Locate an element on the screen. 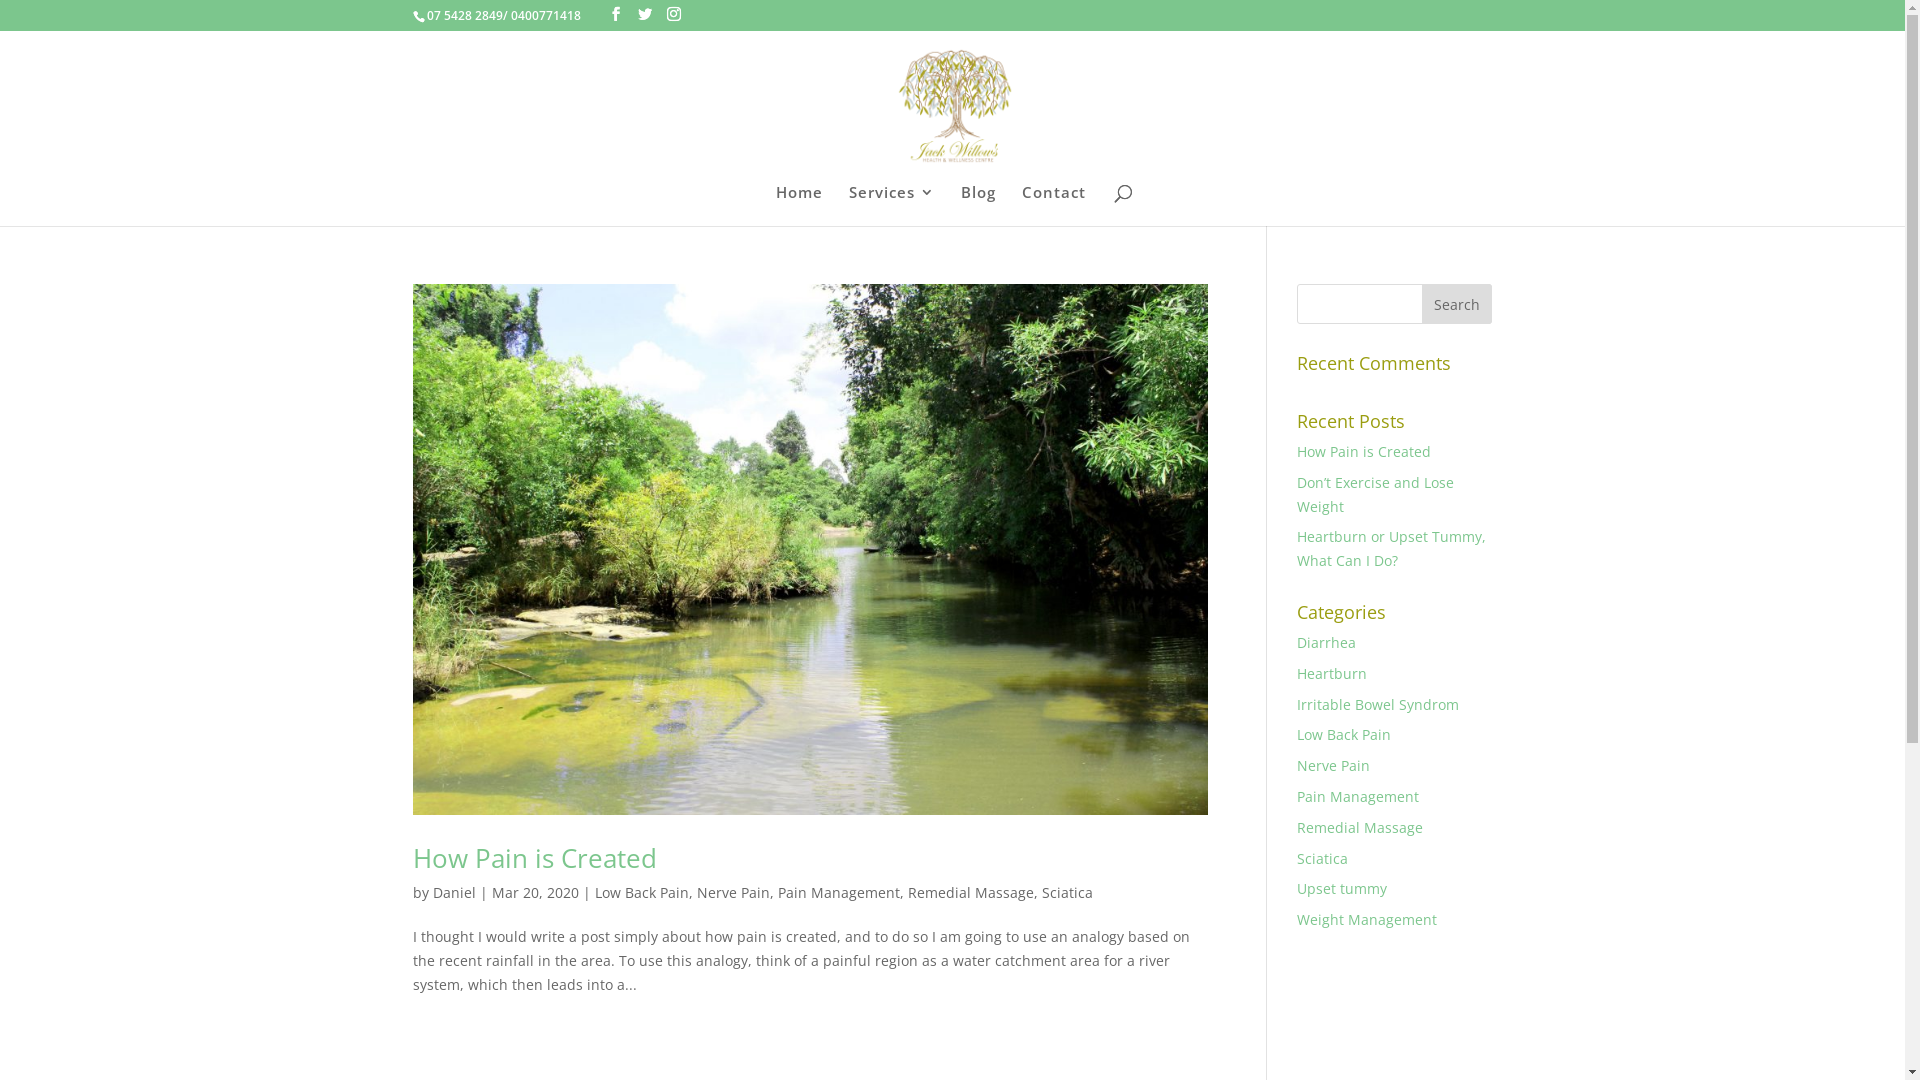  'Pain Management' is located at coordinates (1358, 795).